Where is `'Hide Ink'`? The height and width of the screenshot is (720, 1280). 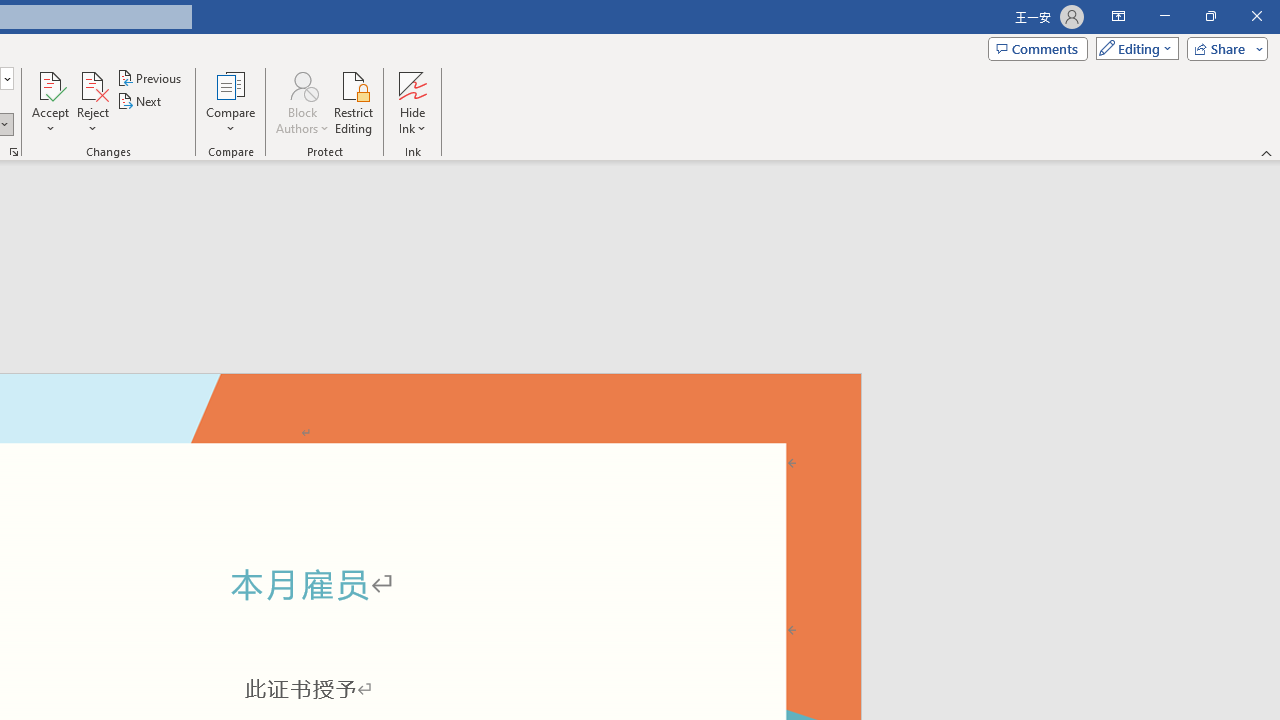
'Hide Ink' is located at coordinates (411, 84).